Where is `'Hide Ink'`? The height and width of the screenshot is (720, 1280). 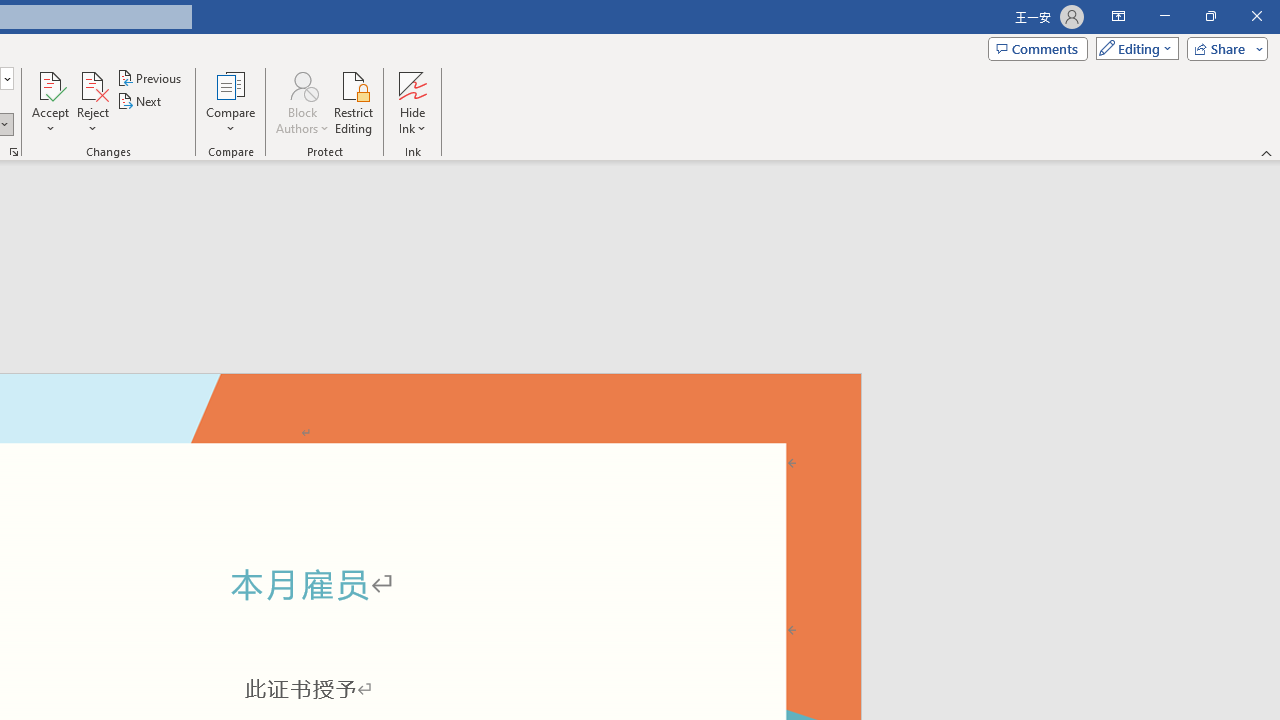
'Hide Ink' is located at coordinates (411, 84).